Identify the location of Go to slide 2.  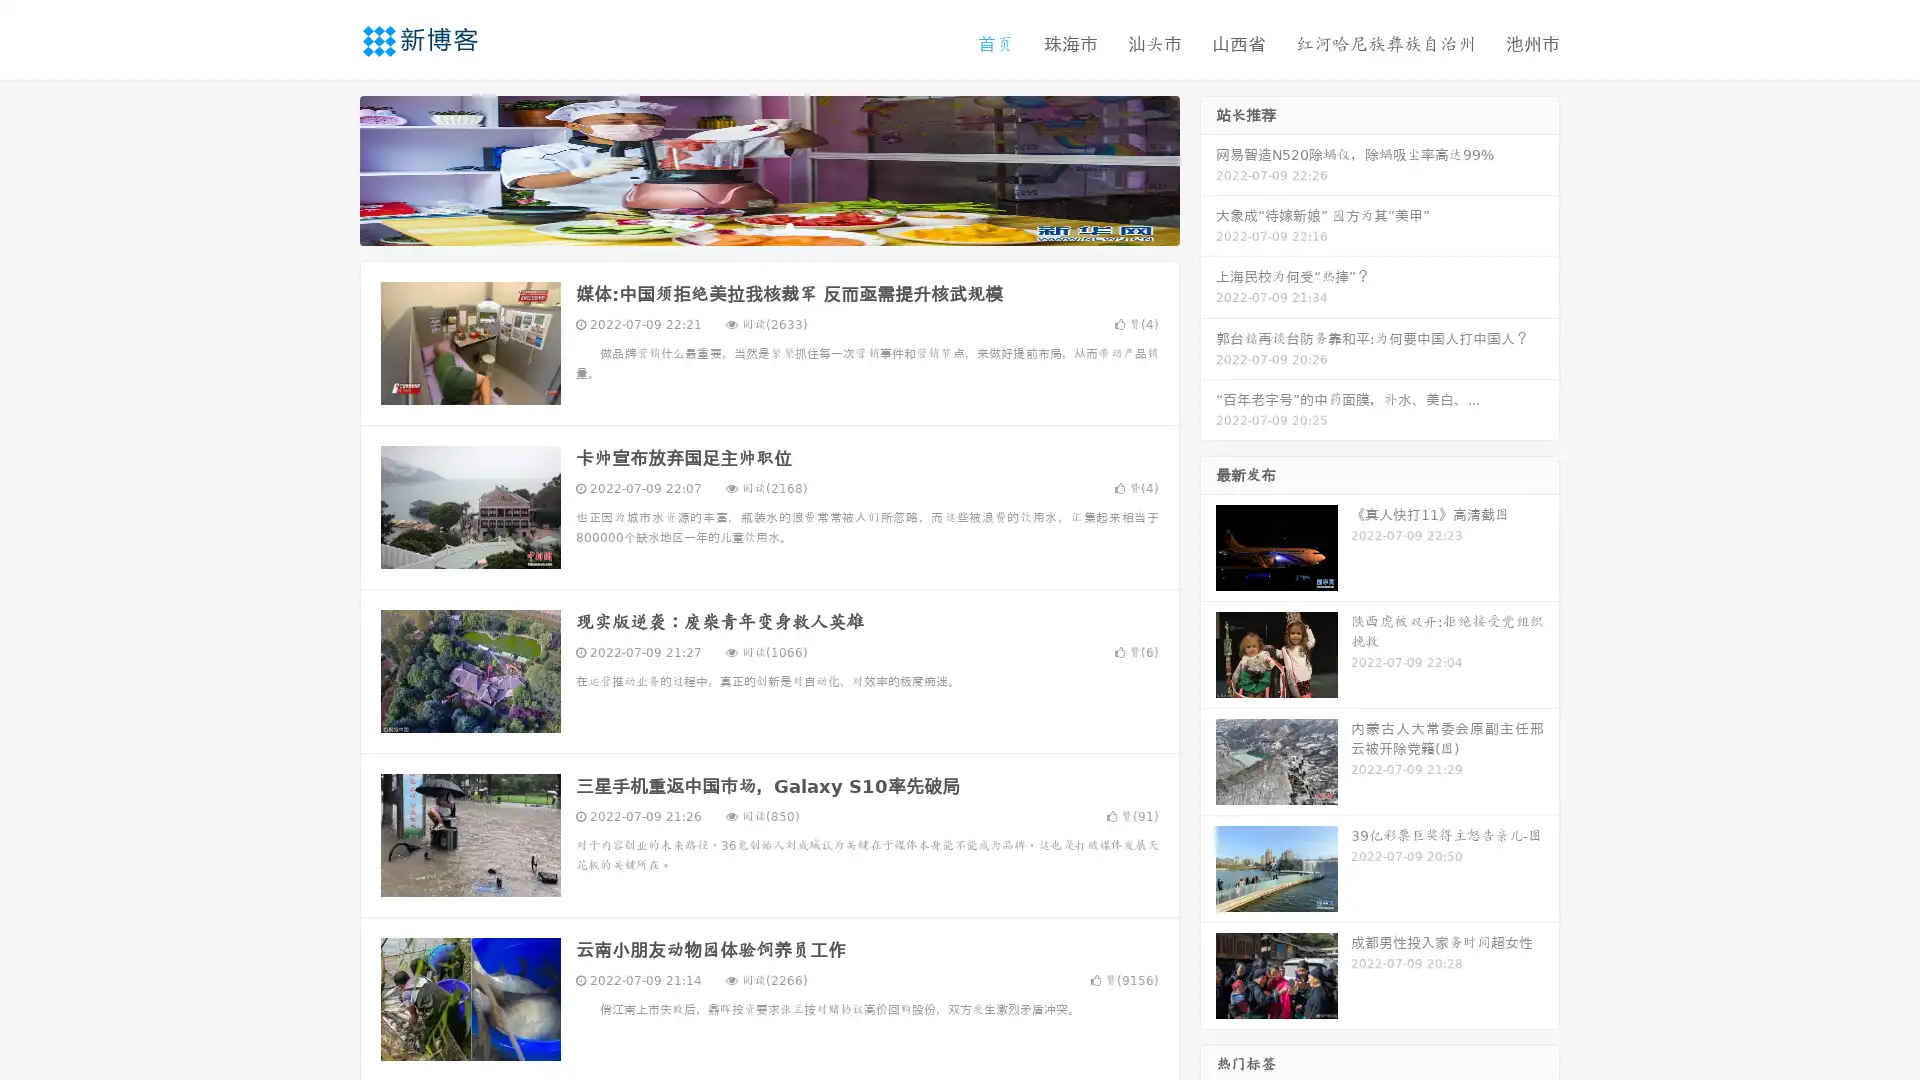
(768, 225).